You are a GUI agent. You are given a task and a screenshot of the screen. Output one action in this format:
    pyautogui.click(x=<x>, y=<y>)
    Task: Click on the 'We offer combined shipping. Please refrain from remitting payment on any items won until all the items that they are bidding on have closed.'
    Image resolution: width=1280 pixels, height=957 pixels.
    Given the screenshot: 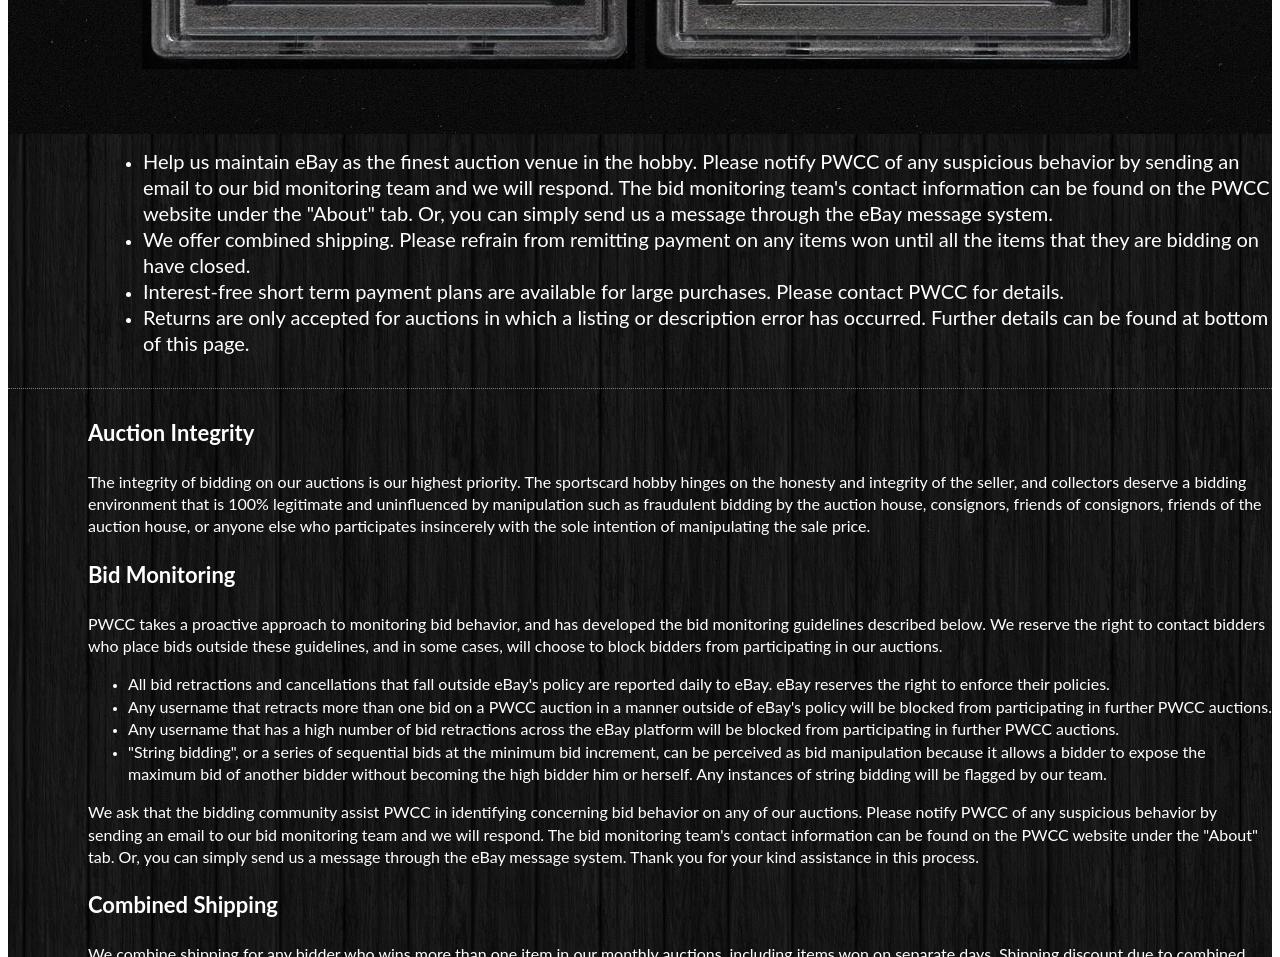 What is the action you would take?
    pyautogui.click(x=700, y=252)
    